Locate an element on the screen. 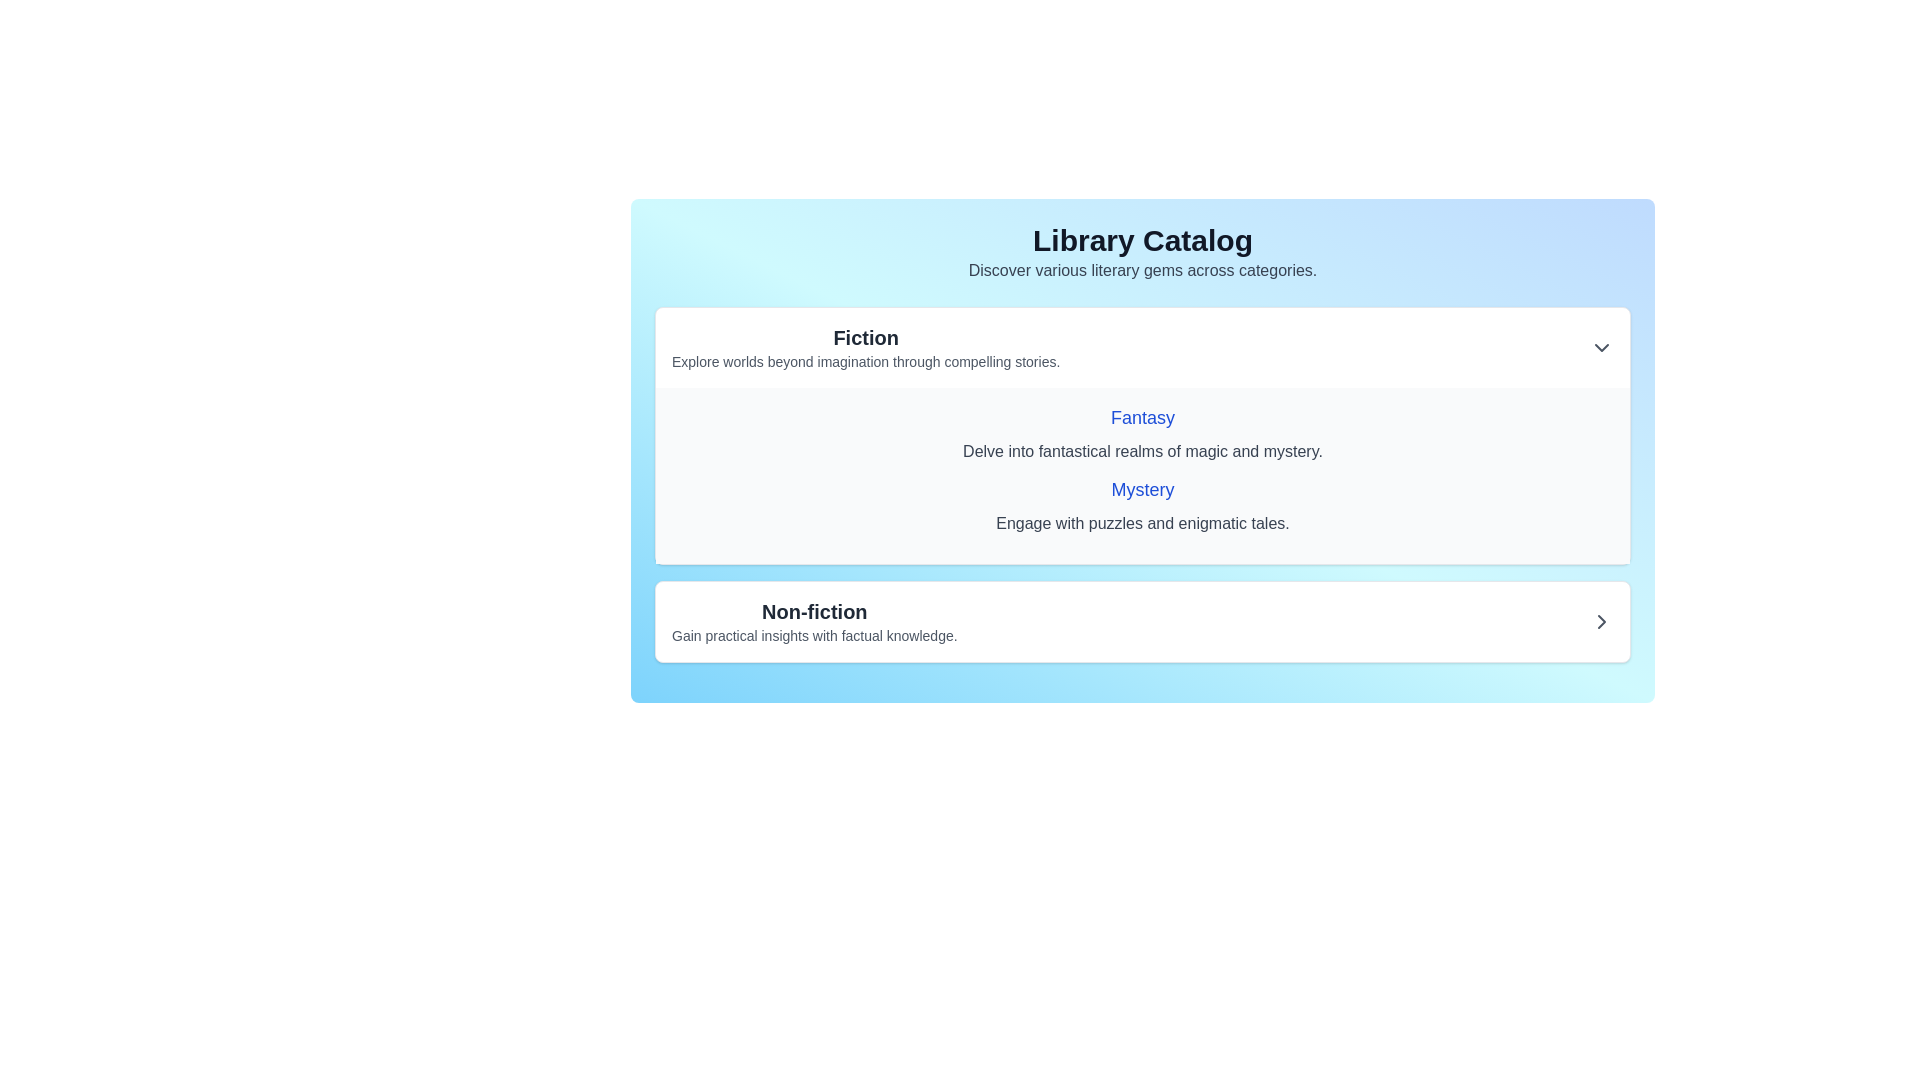 The image size is (1920, 1080). the 'Mystery' category Text Label in the Fiction section of the Library Catalog interface, which is located below the 'Fantasy' label is located at coordinates (1142, 489).